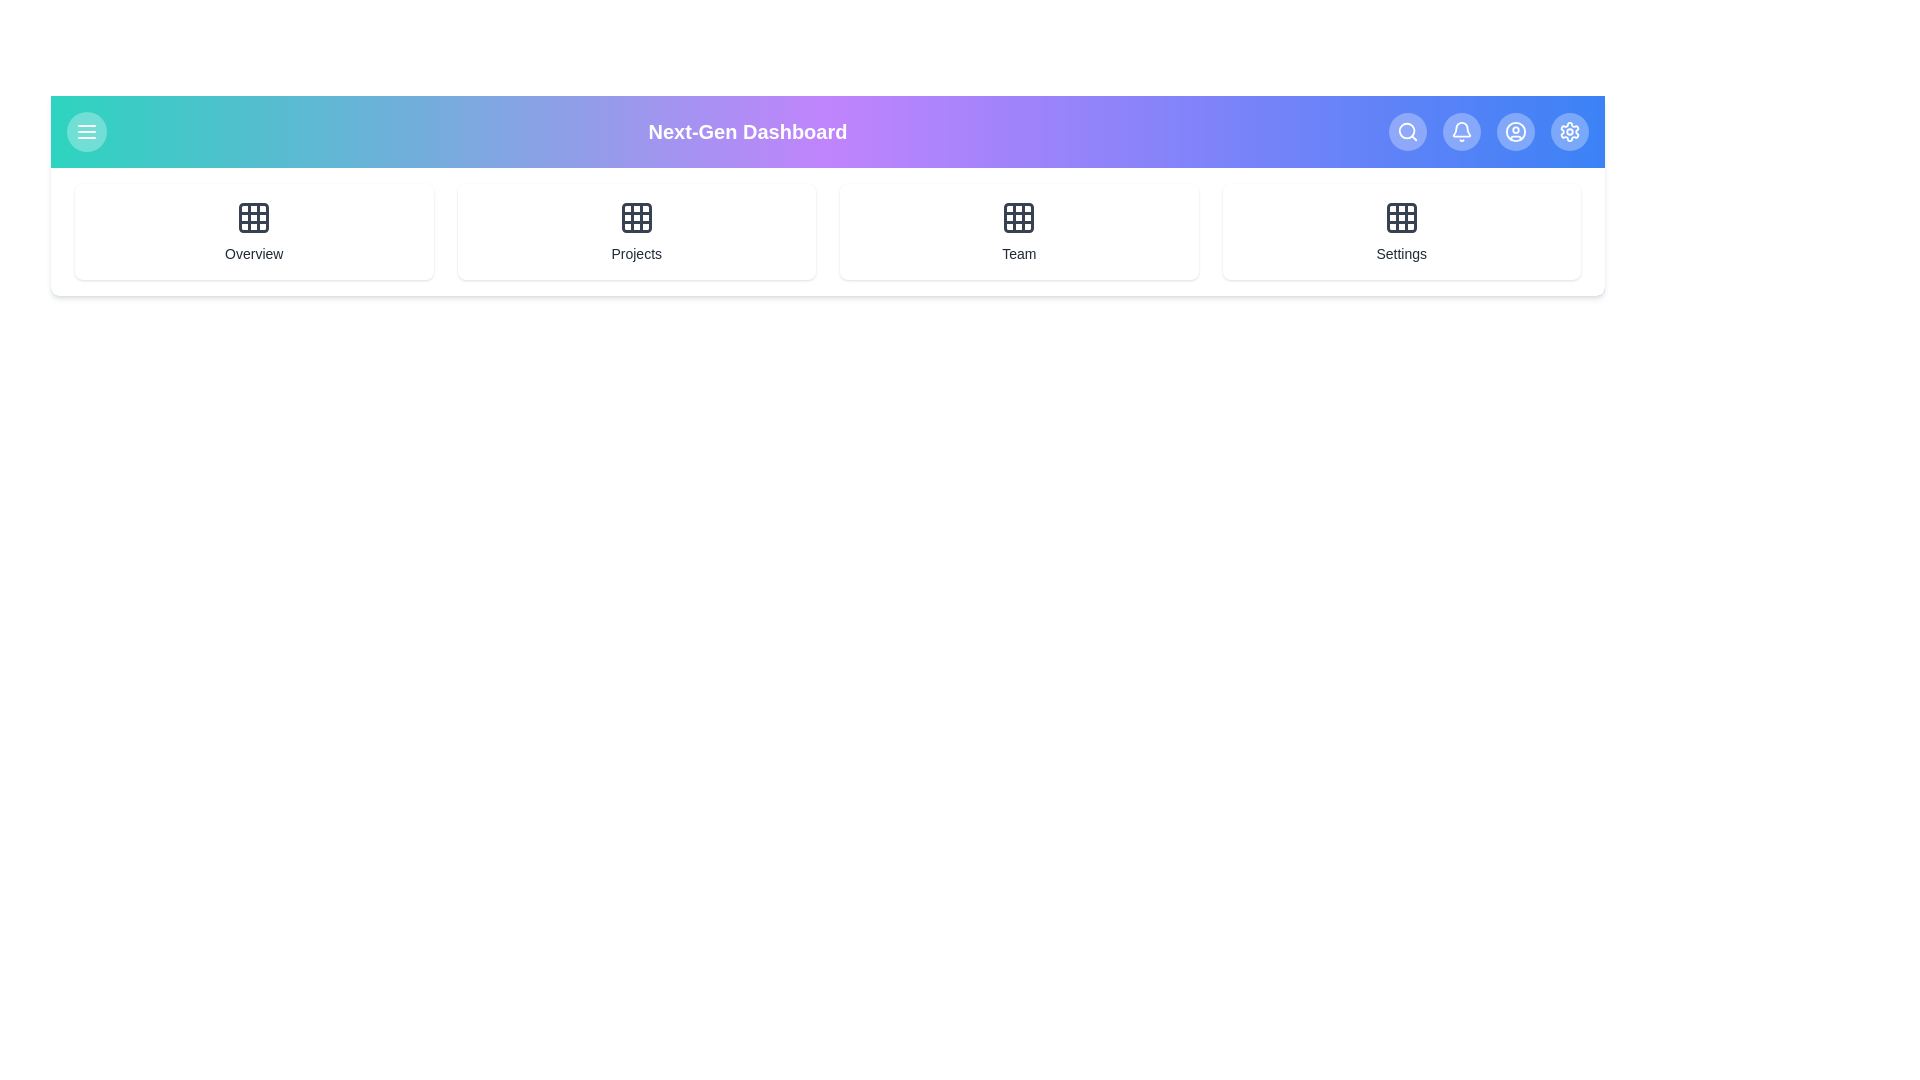 The image size is (1920, 1080). Describe the element at coordinates (1406, 131) in the screenshot. I see `the search button in the app bar` at that location.